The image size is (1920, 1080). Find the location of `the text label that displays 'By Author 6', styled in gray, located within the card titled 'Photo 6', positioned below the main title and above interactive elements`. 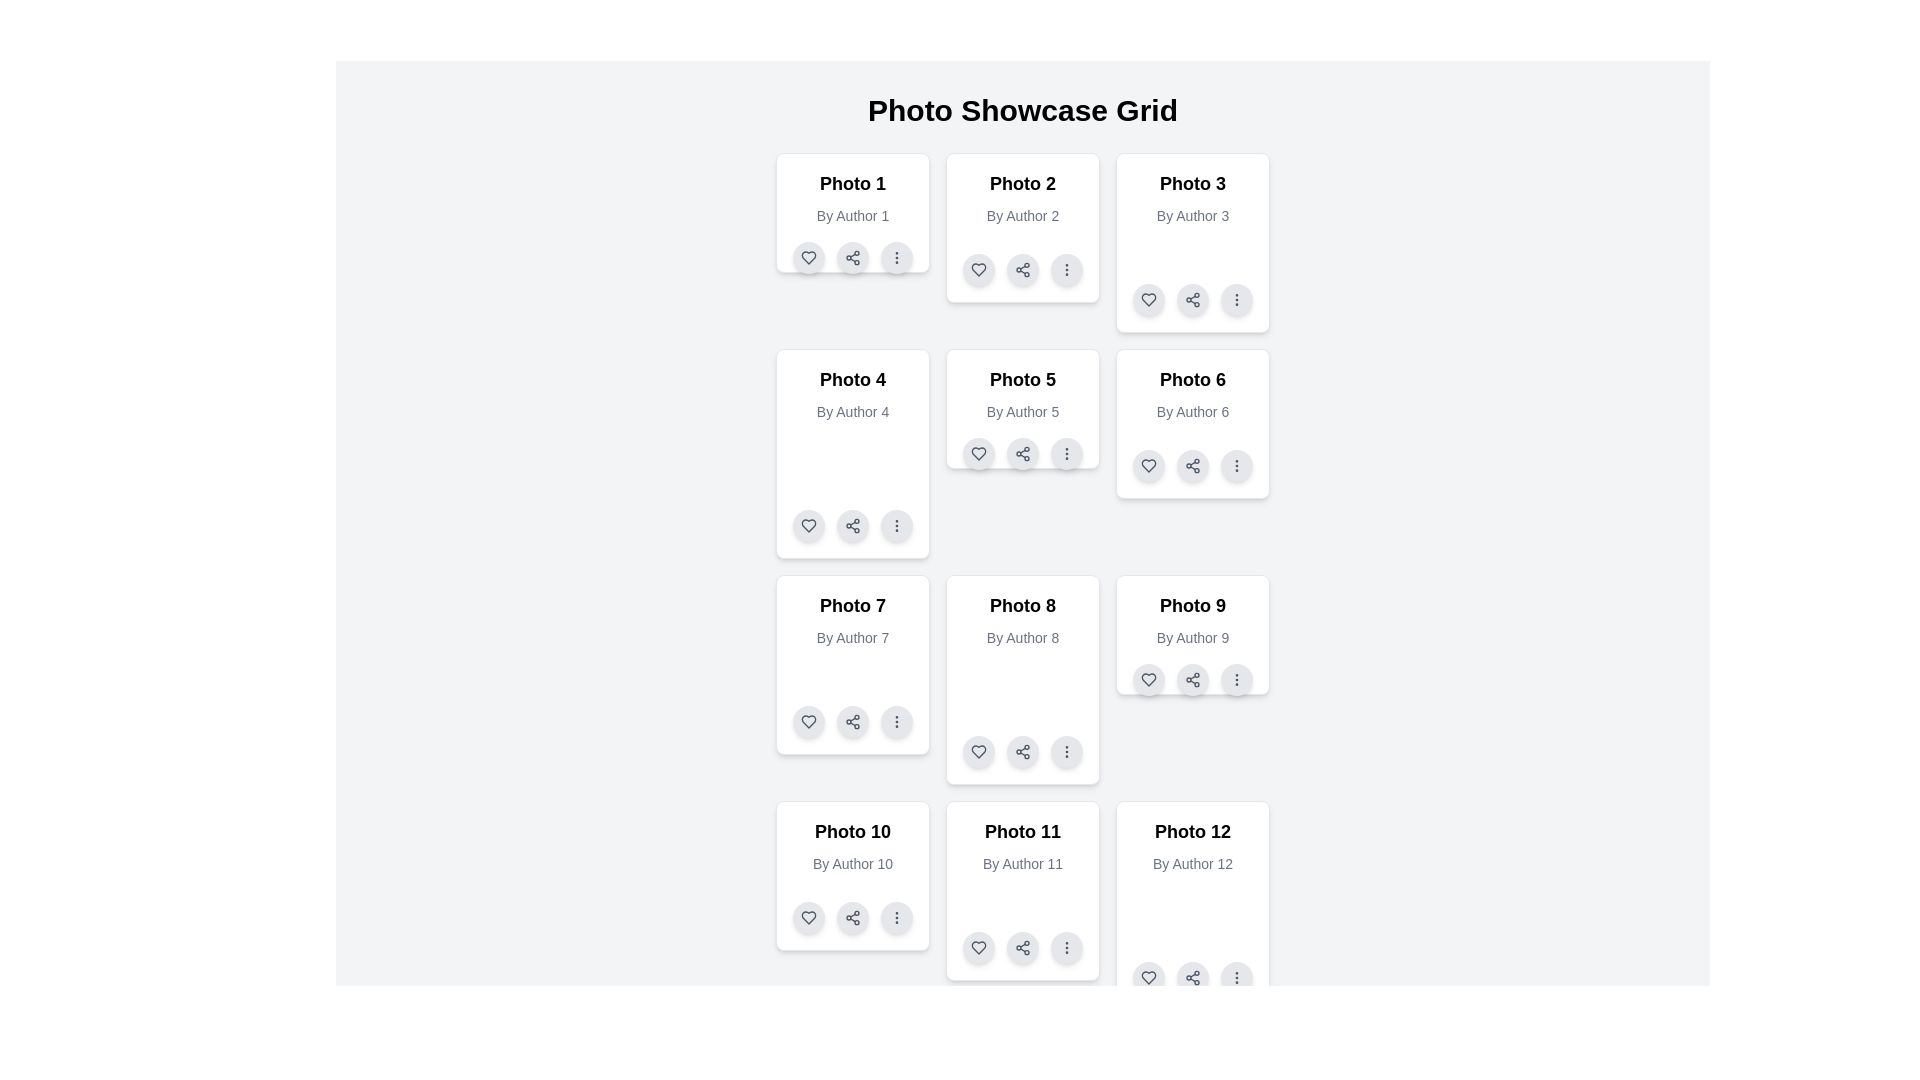

the text label that displays 'By Author 6', styled in gray, located within the card titled 'Photo 6', positioned below the main title and above interactive elements is located at coordinates (1193, 411).